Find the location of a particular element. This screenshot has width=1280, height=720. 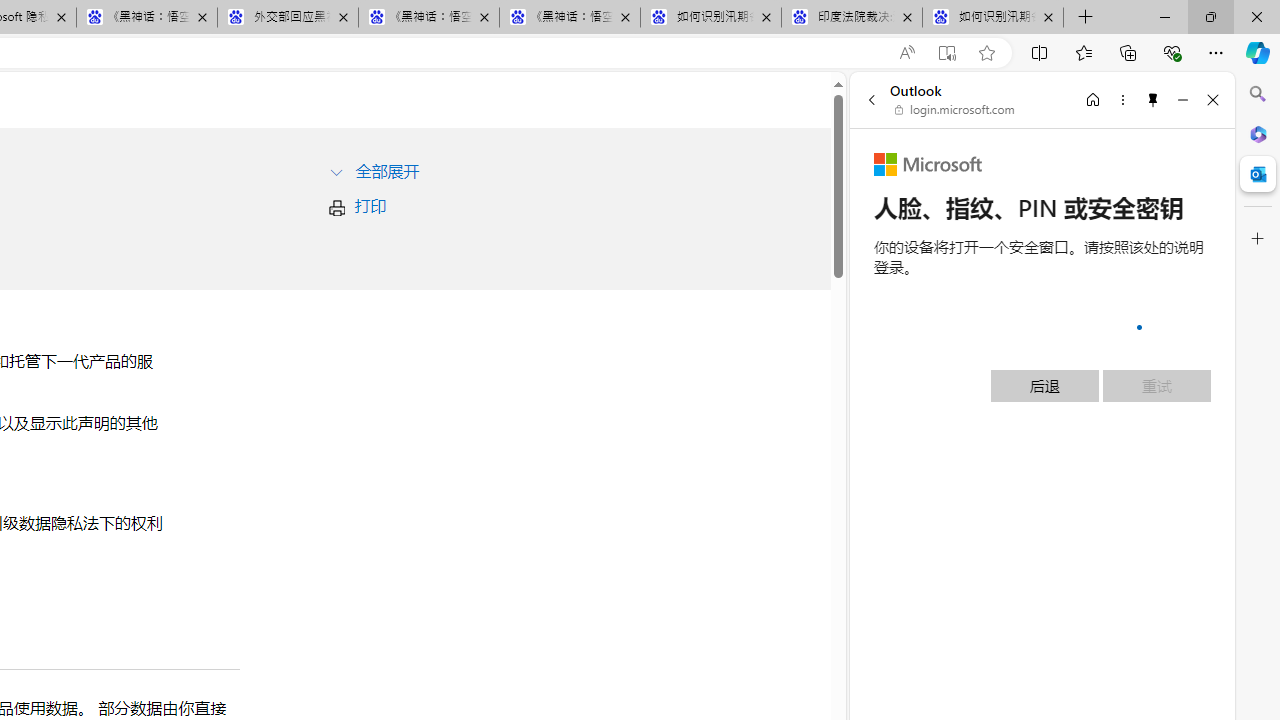

'Enter Immersive Reader (F9)' is located at coordinates (945, 52).